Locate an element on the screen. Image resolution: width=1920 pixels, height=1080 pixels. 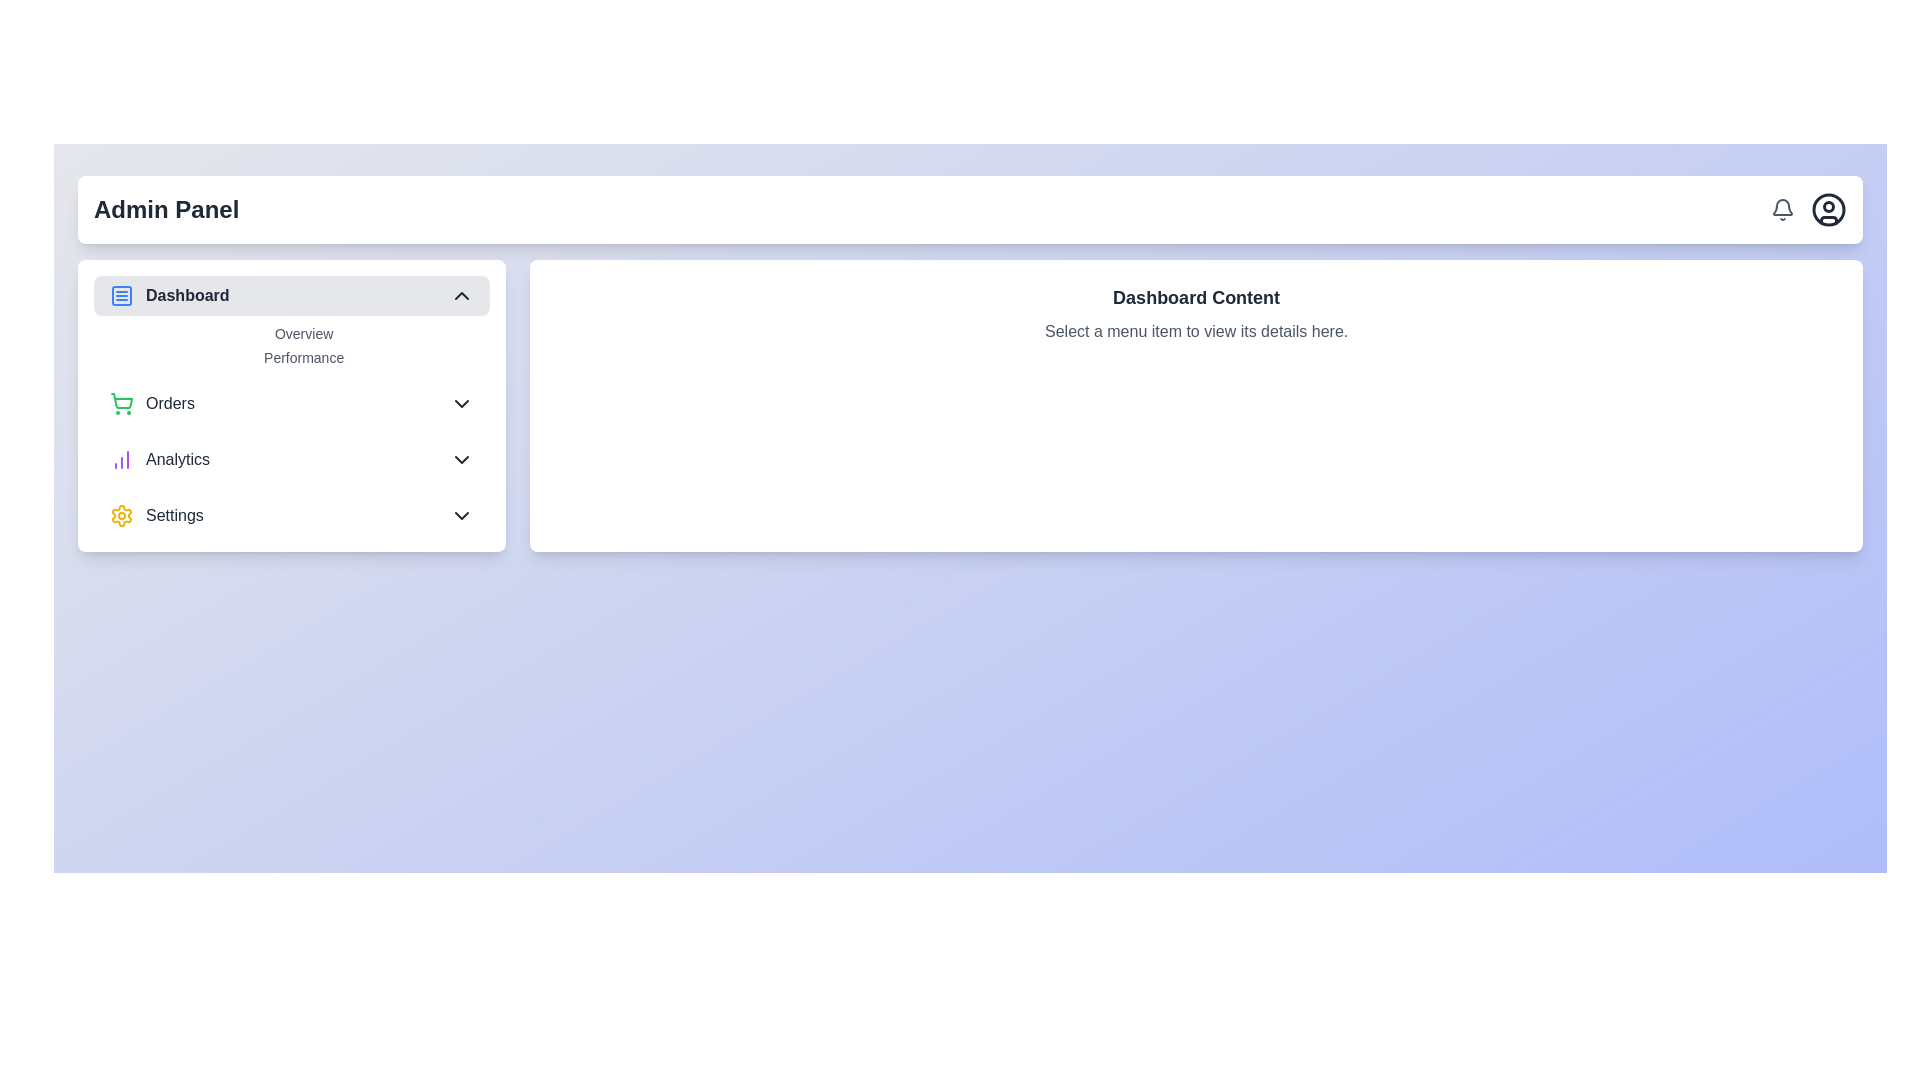
the curved line at the bottom of the user profile icon located at the top-right corner of the application interface is located at coordinates (1828, 219).